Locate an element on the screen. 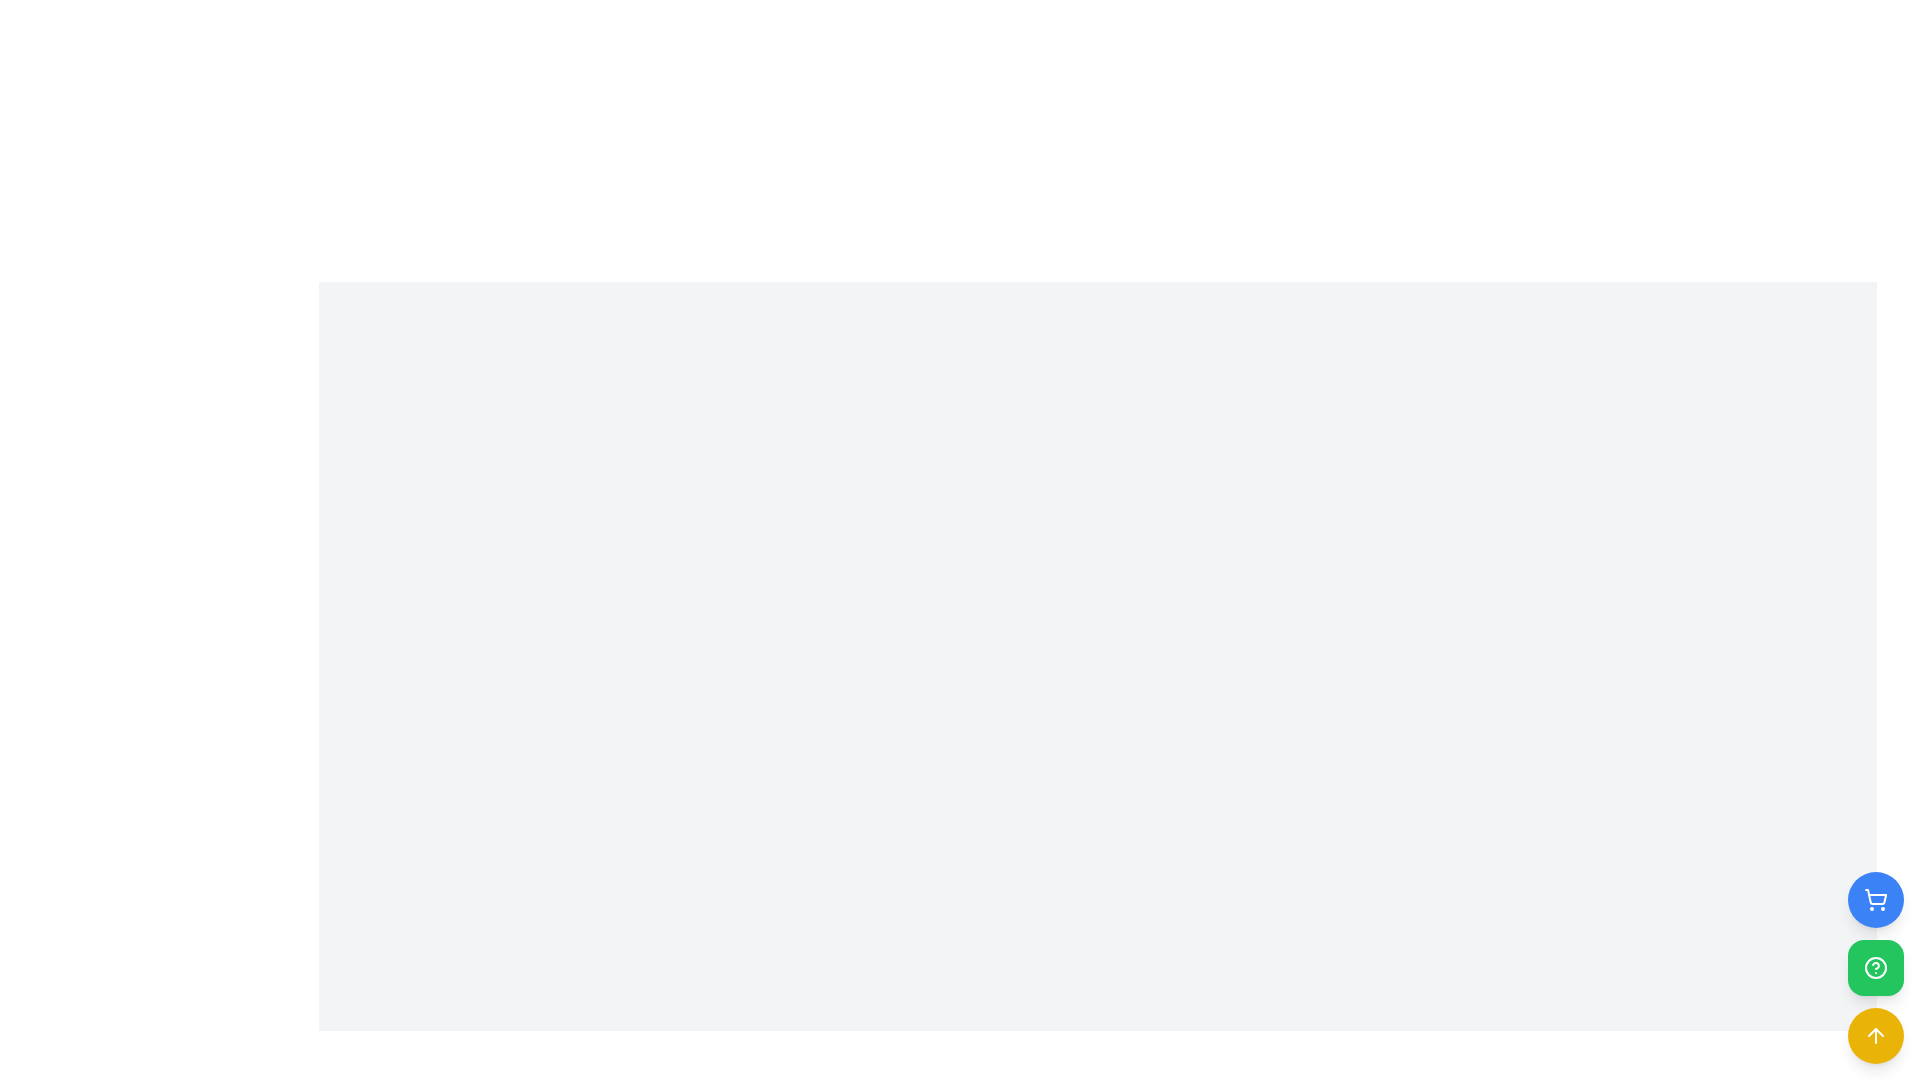 The image size is (1920, 1080). the button located at the bottom-right corner, which is the third button in a vertical stack of three is located at coordinates (1875, 1035).